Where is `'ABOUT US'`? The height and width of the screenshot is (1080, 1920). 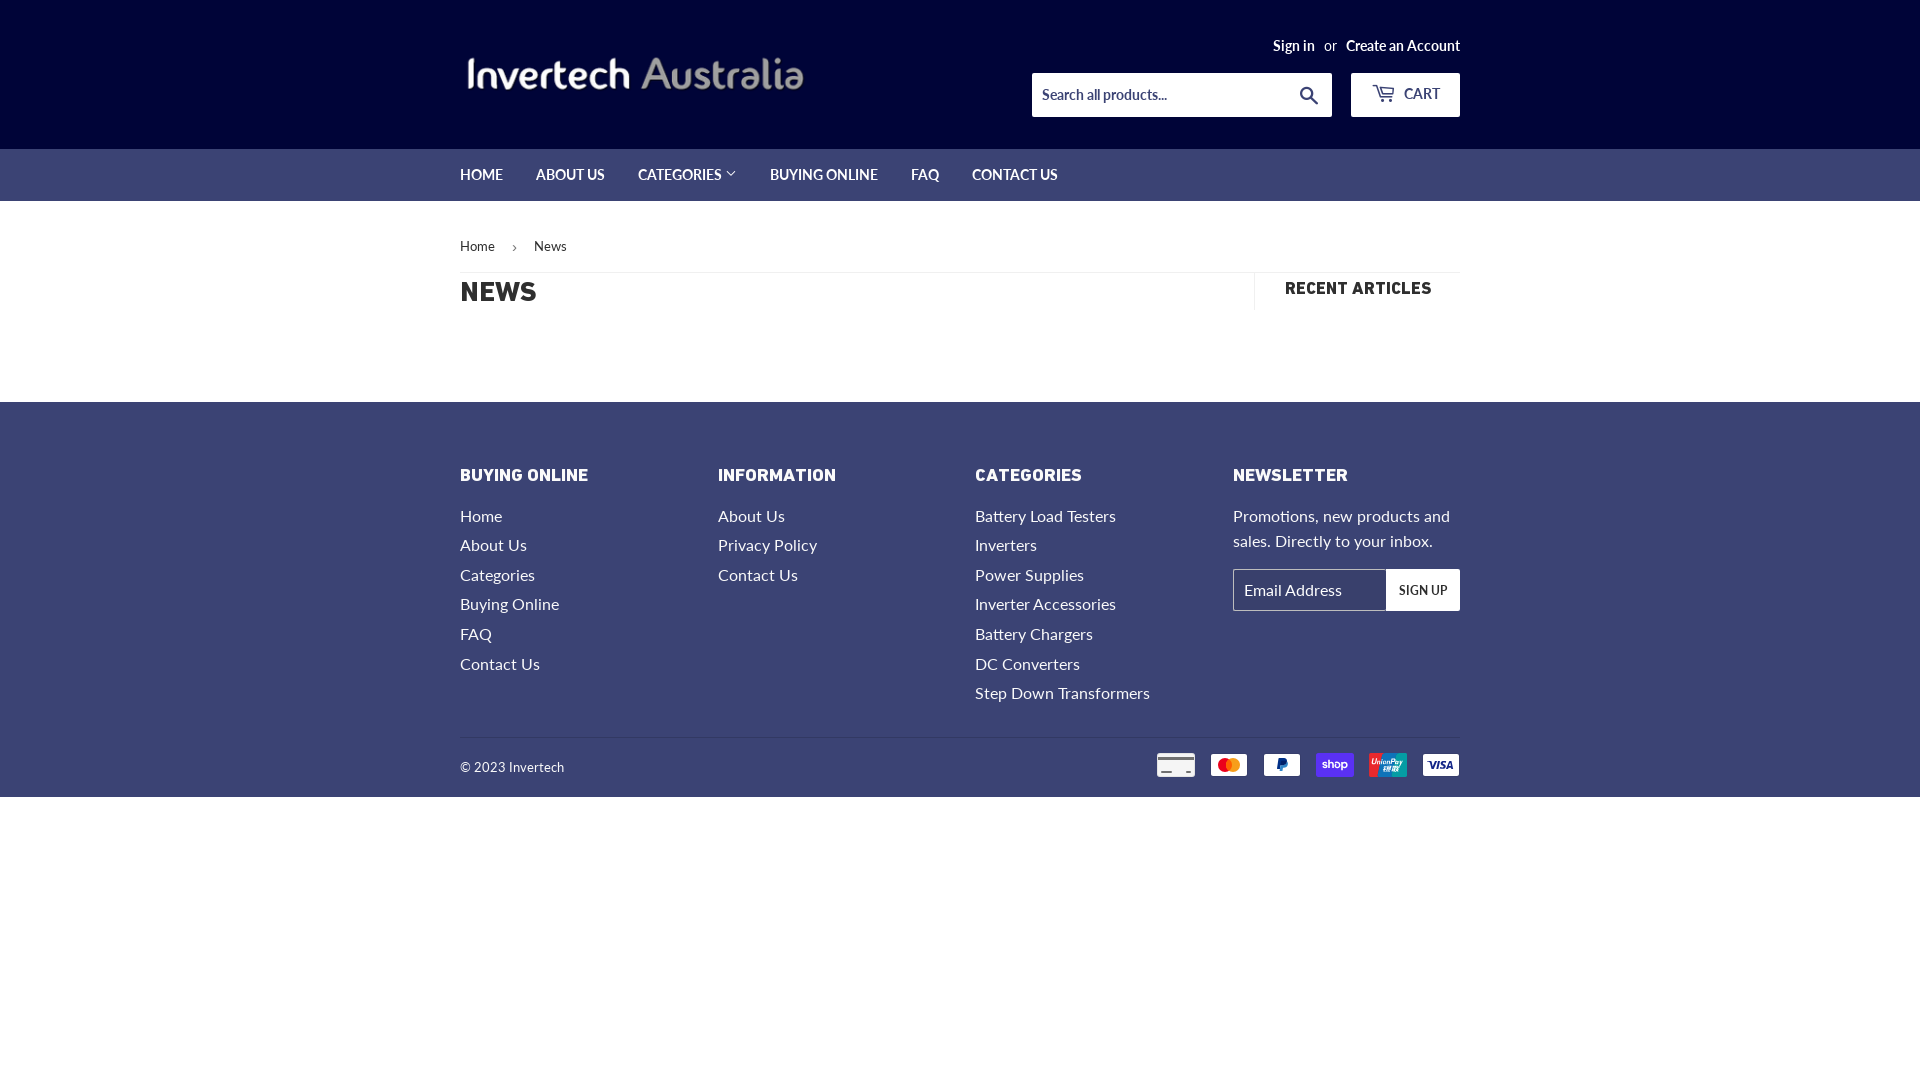
'ABOUT US' is located at coordinates (569, 173).